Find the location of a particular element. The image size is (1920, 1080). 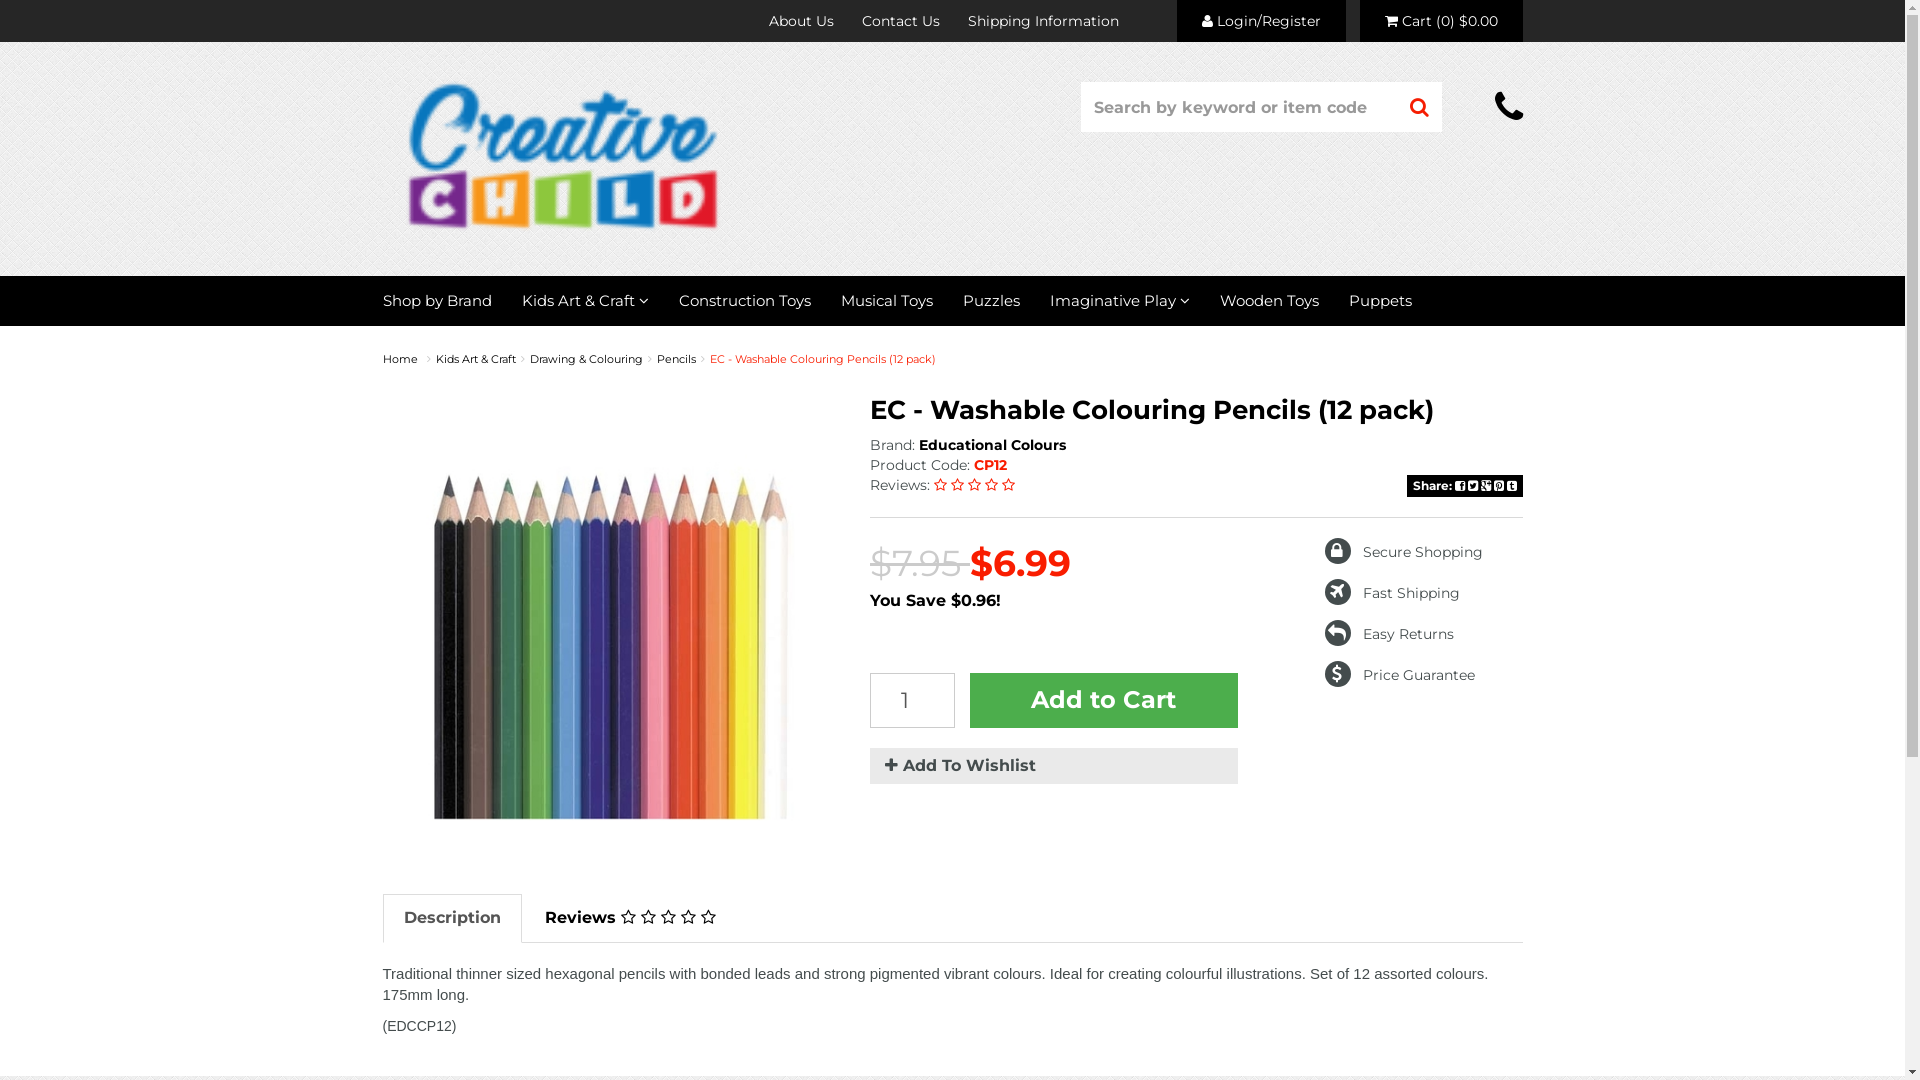

'Creative Child' is located at coordinates (560, 153).